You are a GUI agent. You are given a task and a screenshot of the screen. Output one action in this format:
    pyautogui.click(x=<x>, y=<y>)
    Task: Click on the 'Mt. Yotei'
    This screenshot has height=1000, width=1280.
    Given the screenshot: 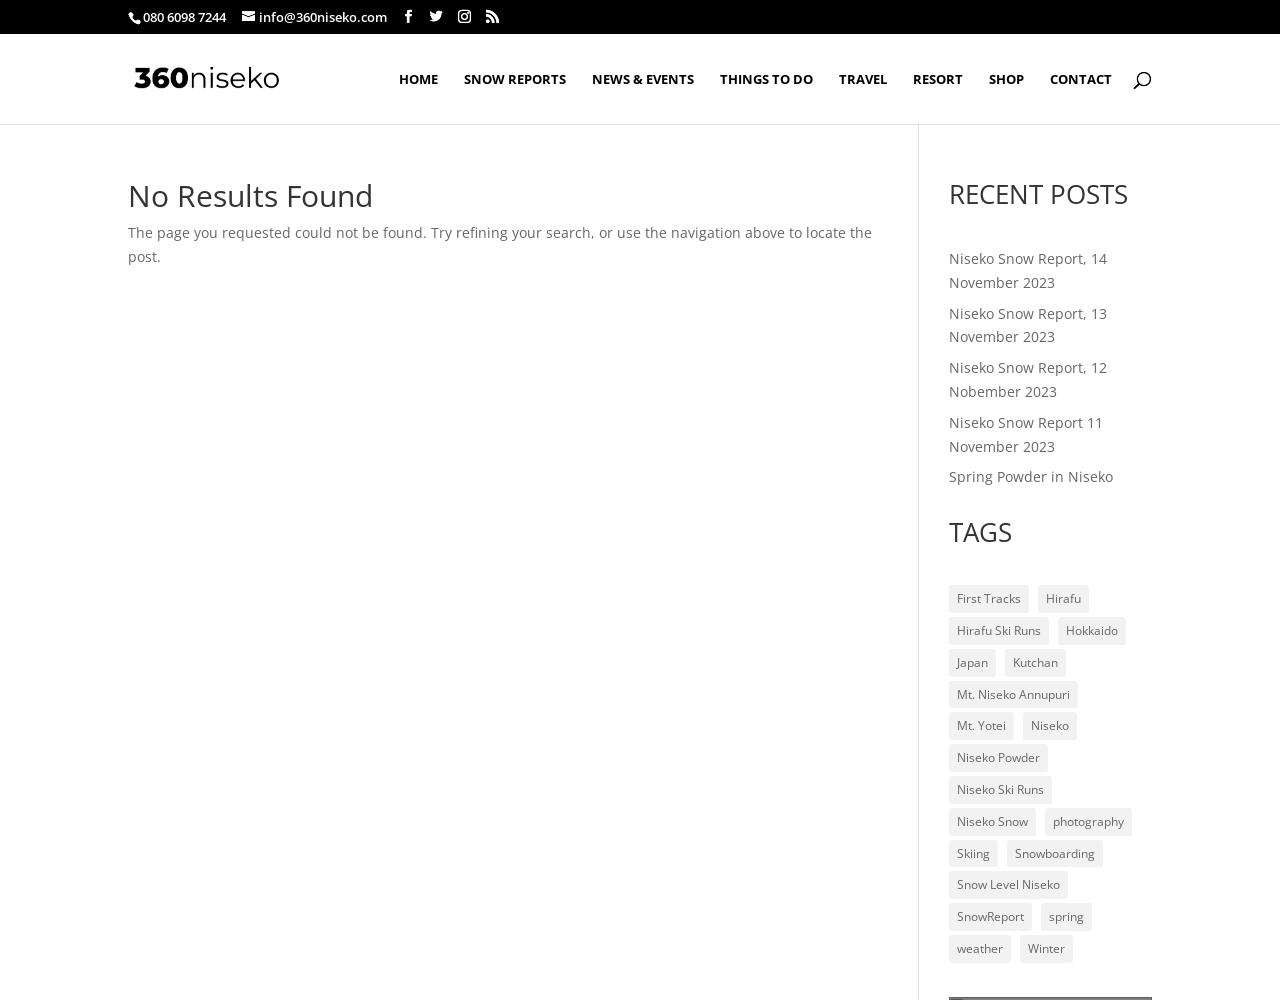 What is the action you would take?
    pyautogui.click(x=981, y=724)
    